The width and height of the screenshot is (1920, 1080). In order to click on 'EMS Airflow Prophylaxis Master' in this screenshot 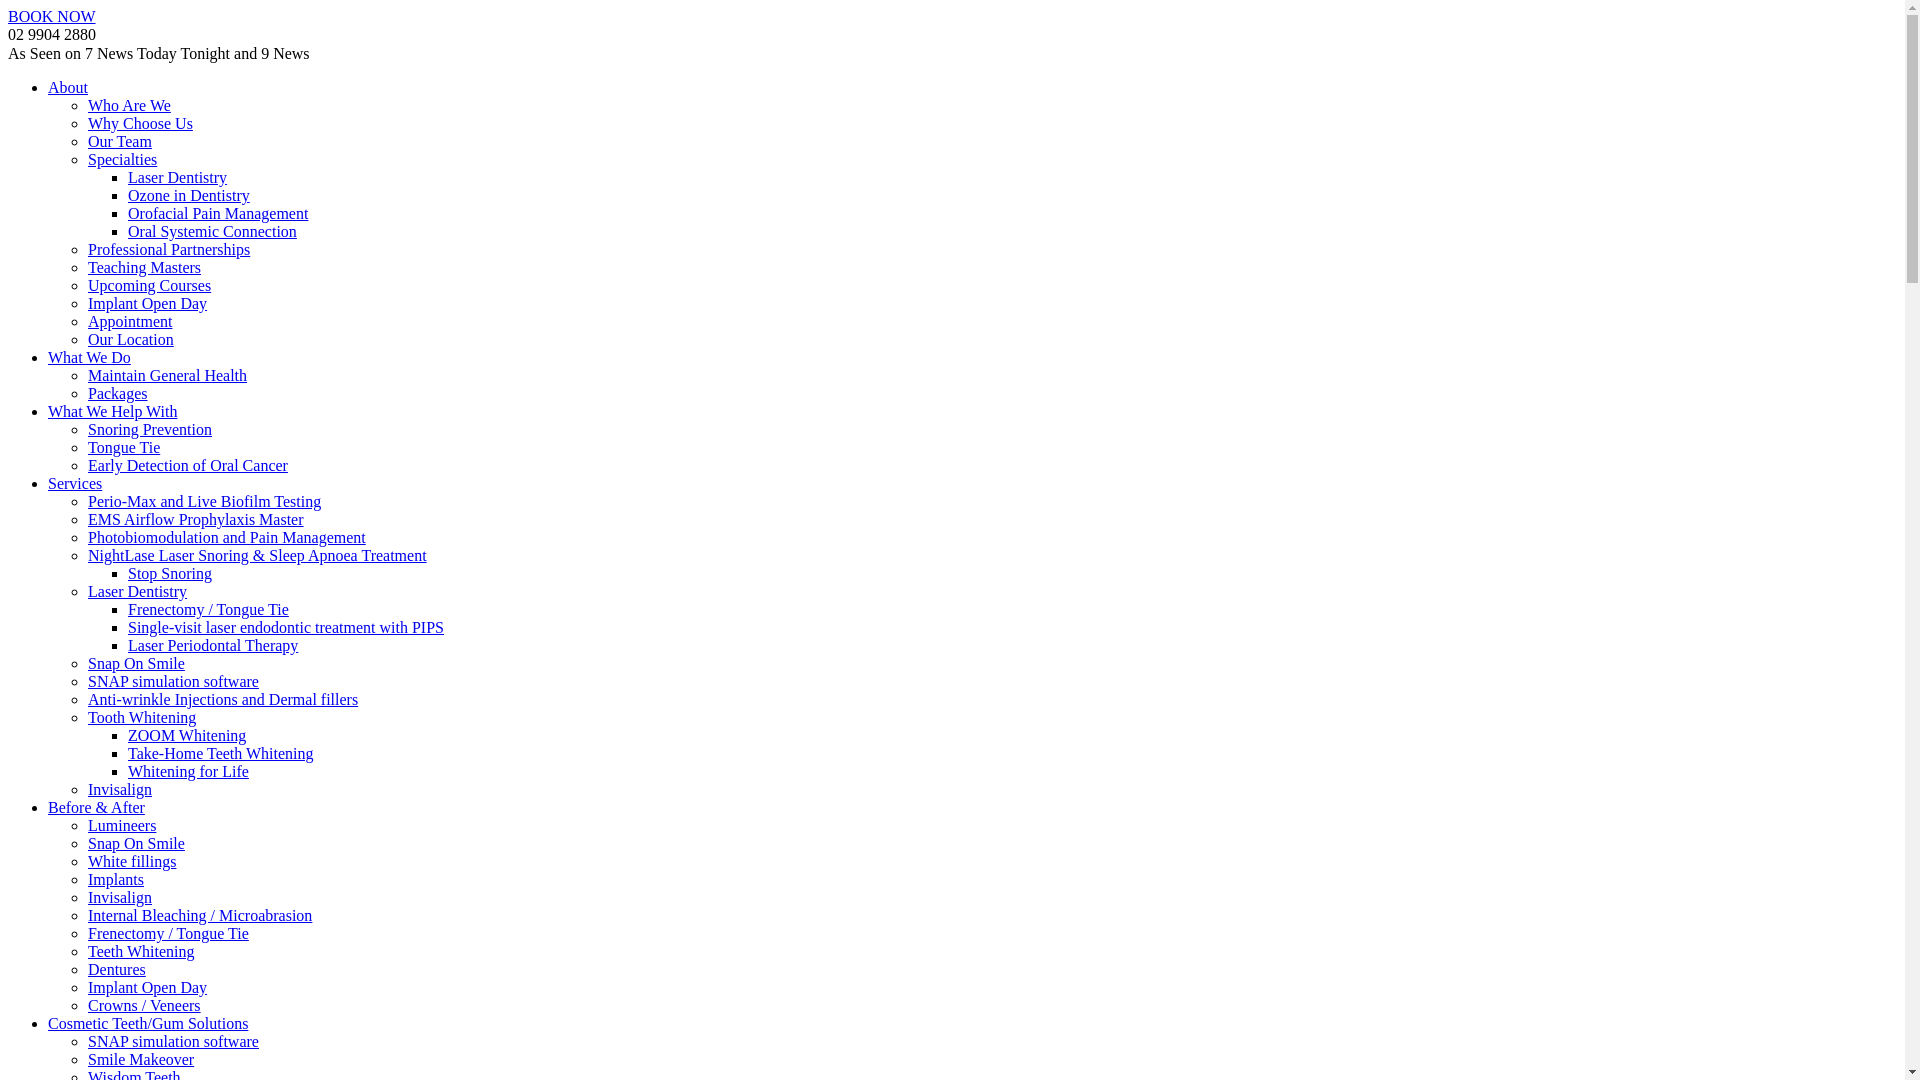, I will do `click(196, 518)`.